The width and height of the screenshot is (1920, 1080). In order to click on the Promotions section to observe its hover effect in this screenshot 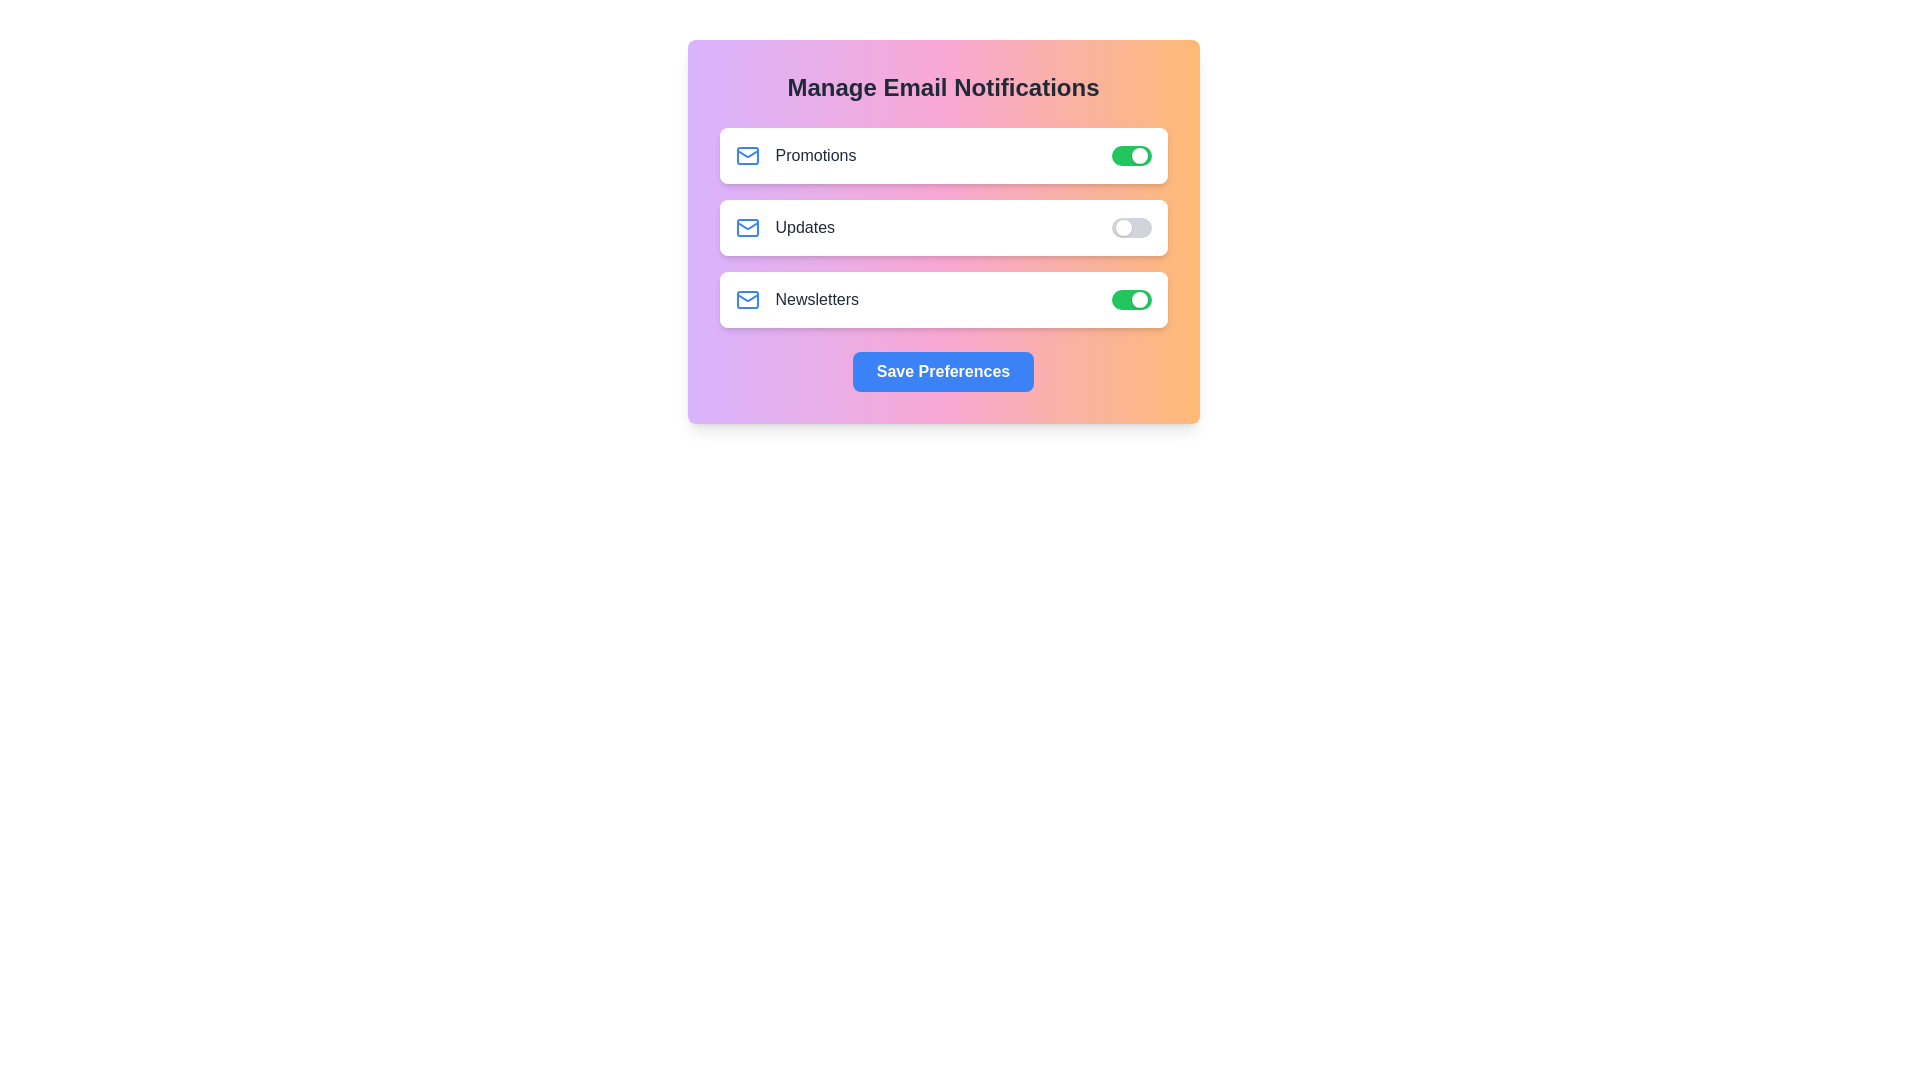, I will do `click(942, 154)`.